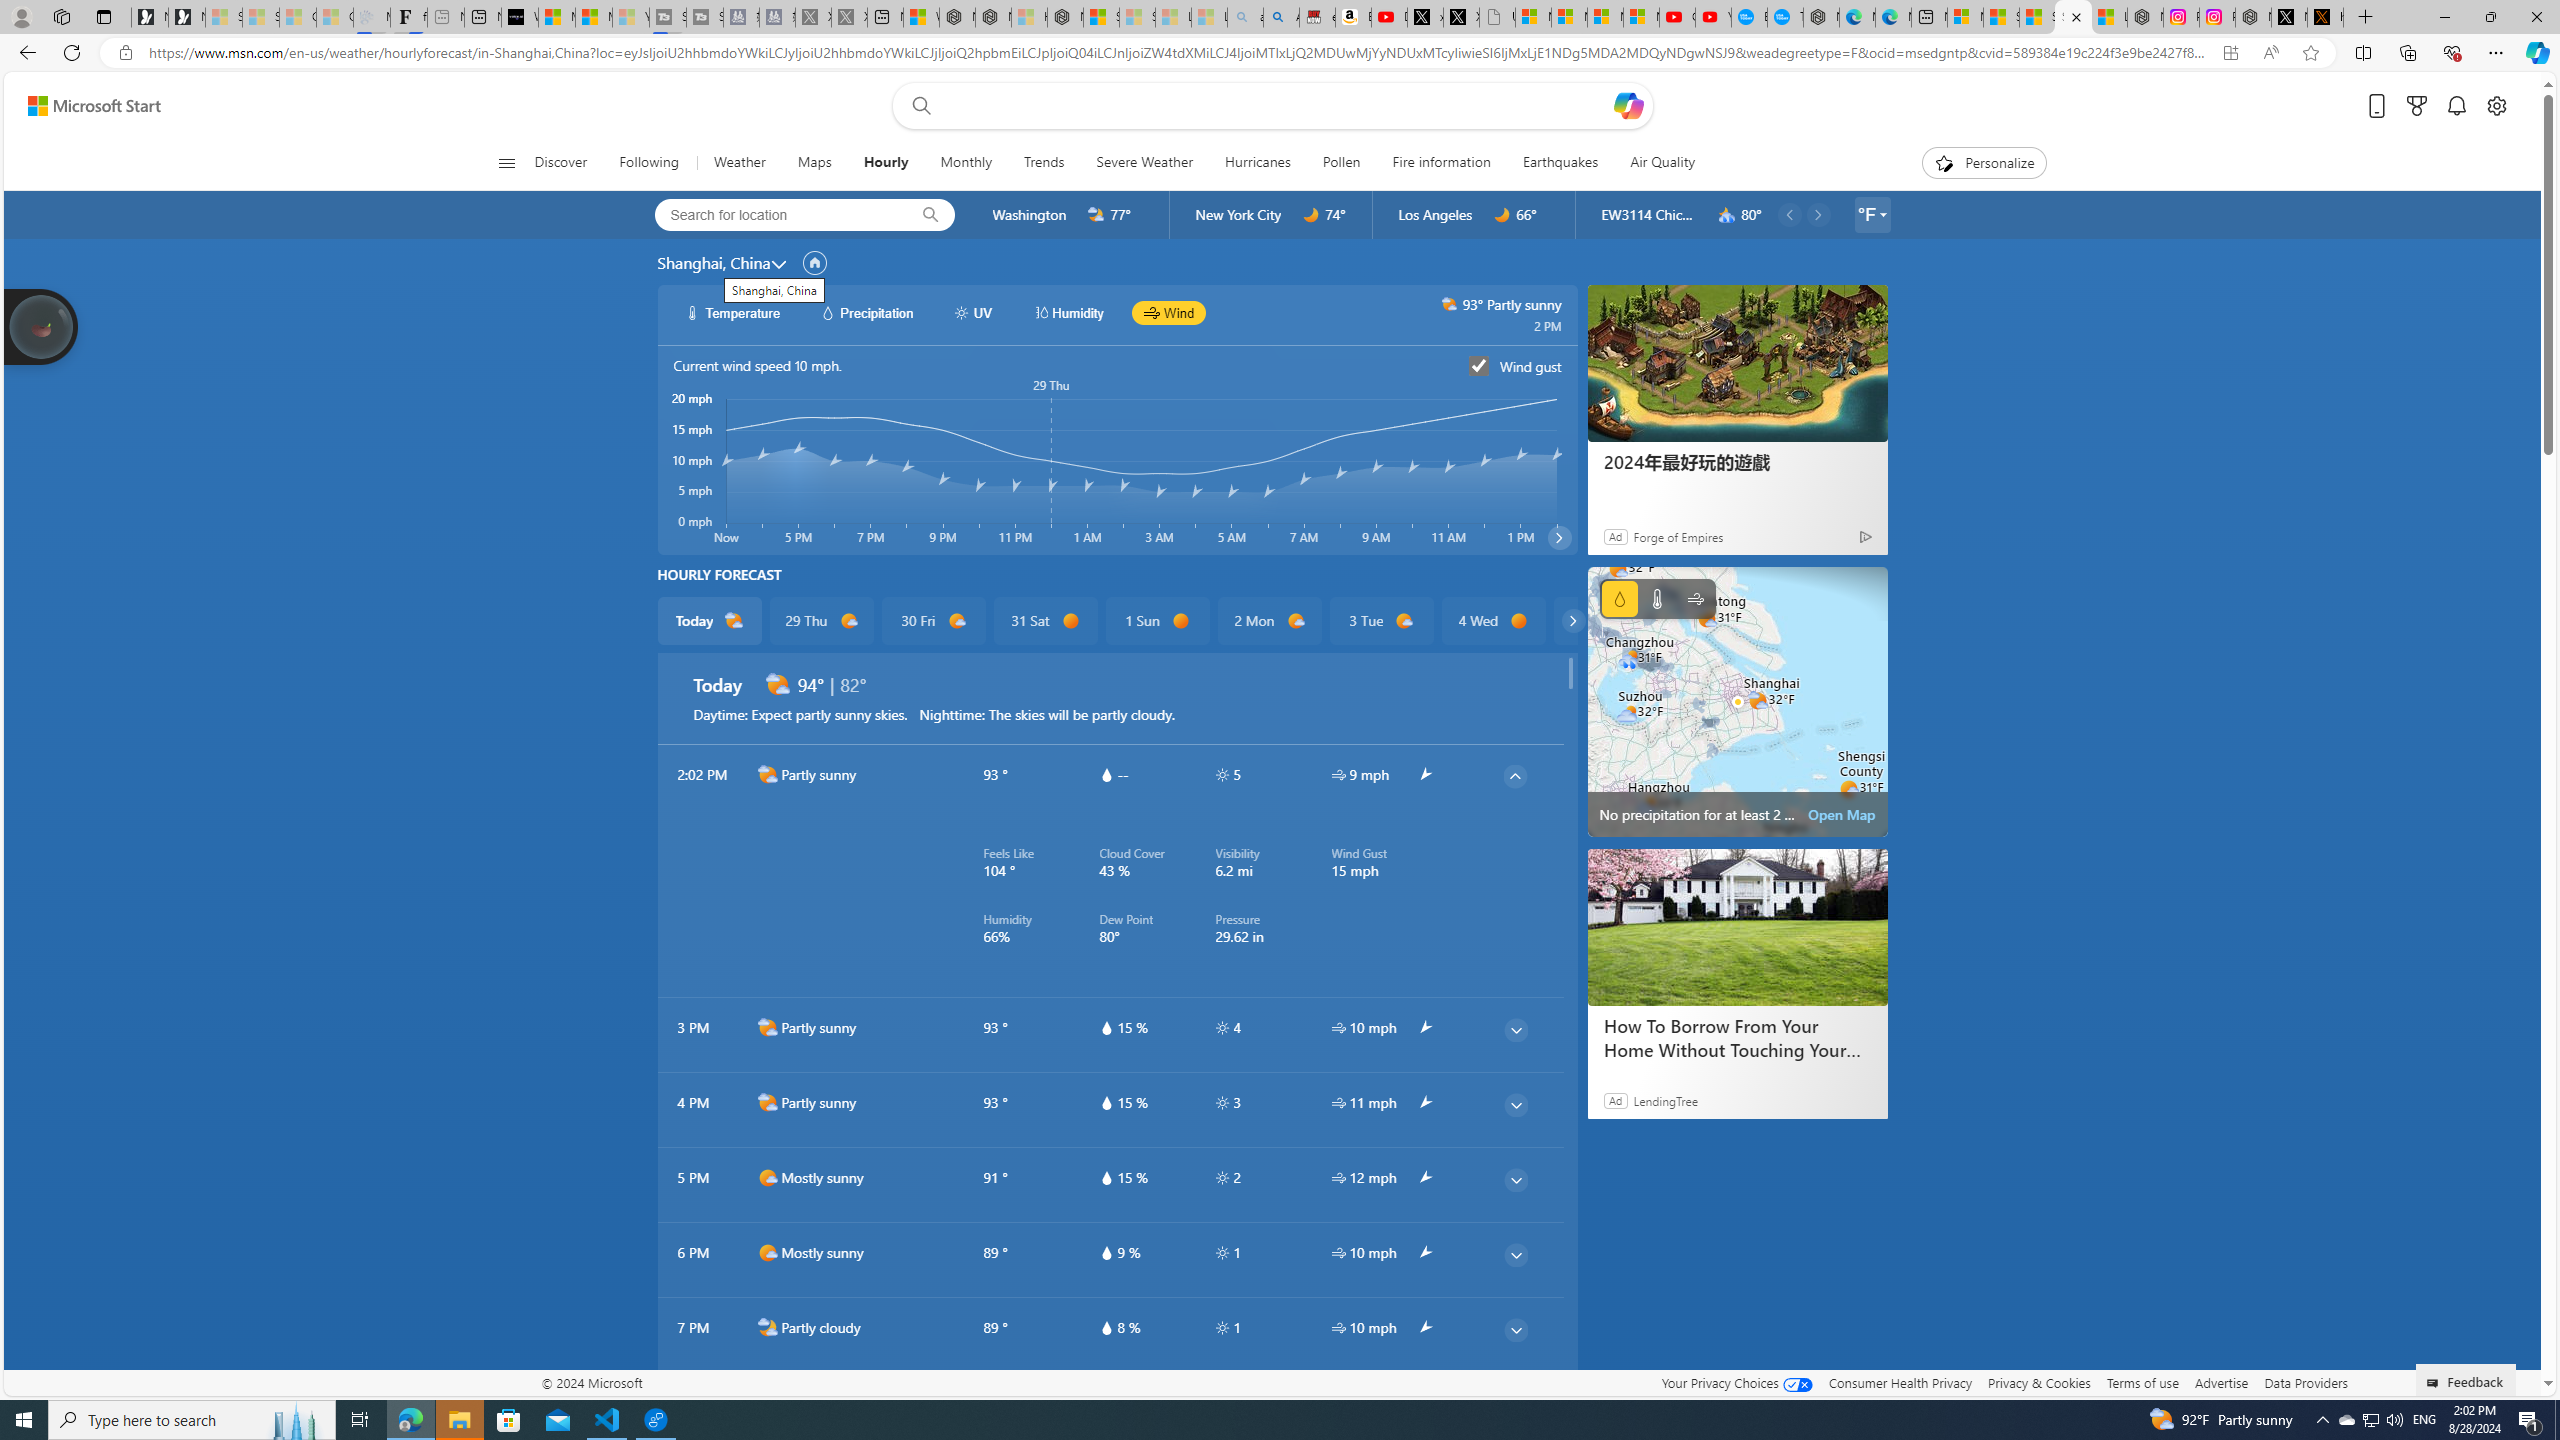 This screenshot has height=1440, width=2560. I want to click on 'hourlyChart/temperatureWhite', so click(692, 311).